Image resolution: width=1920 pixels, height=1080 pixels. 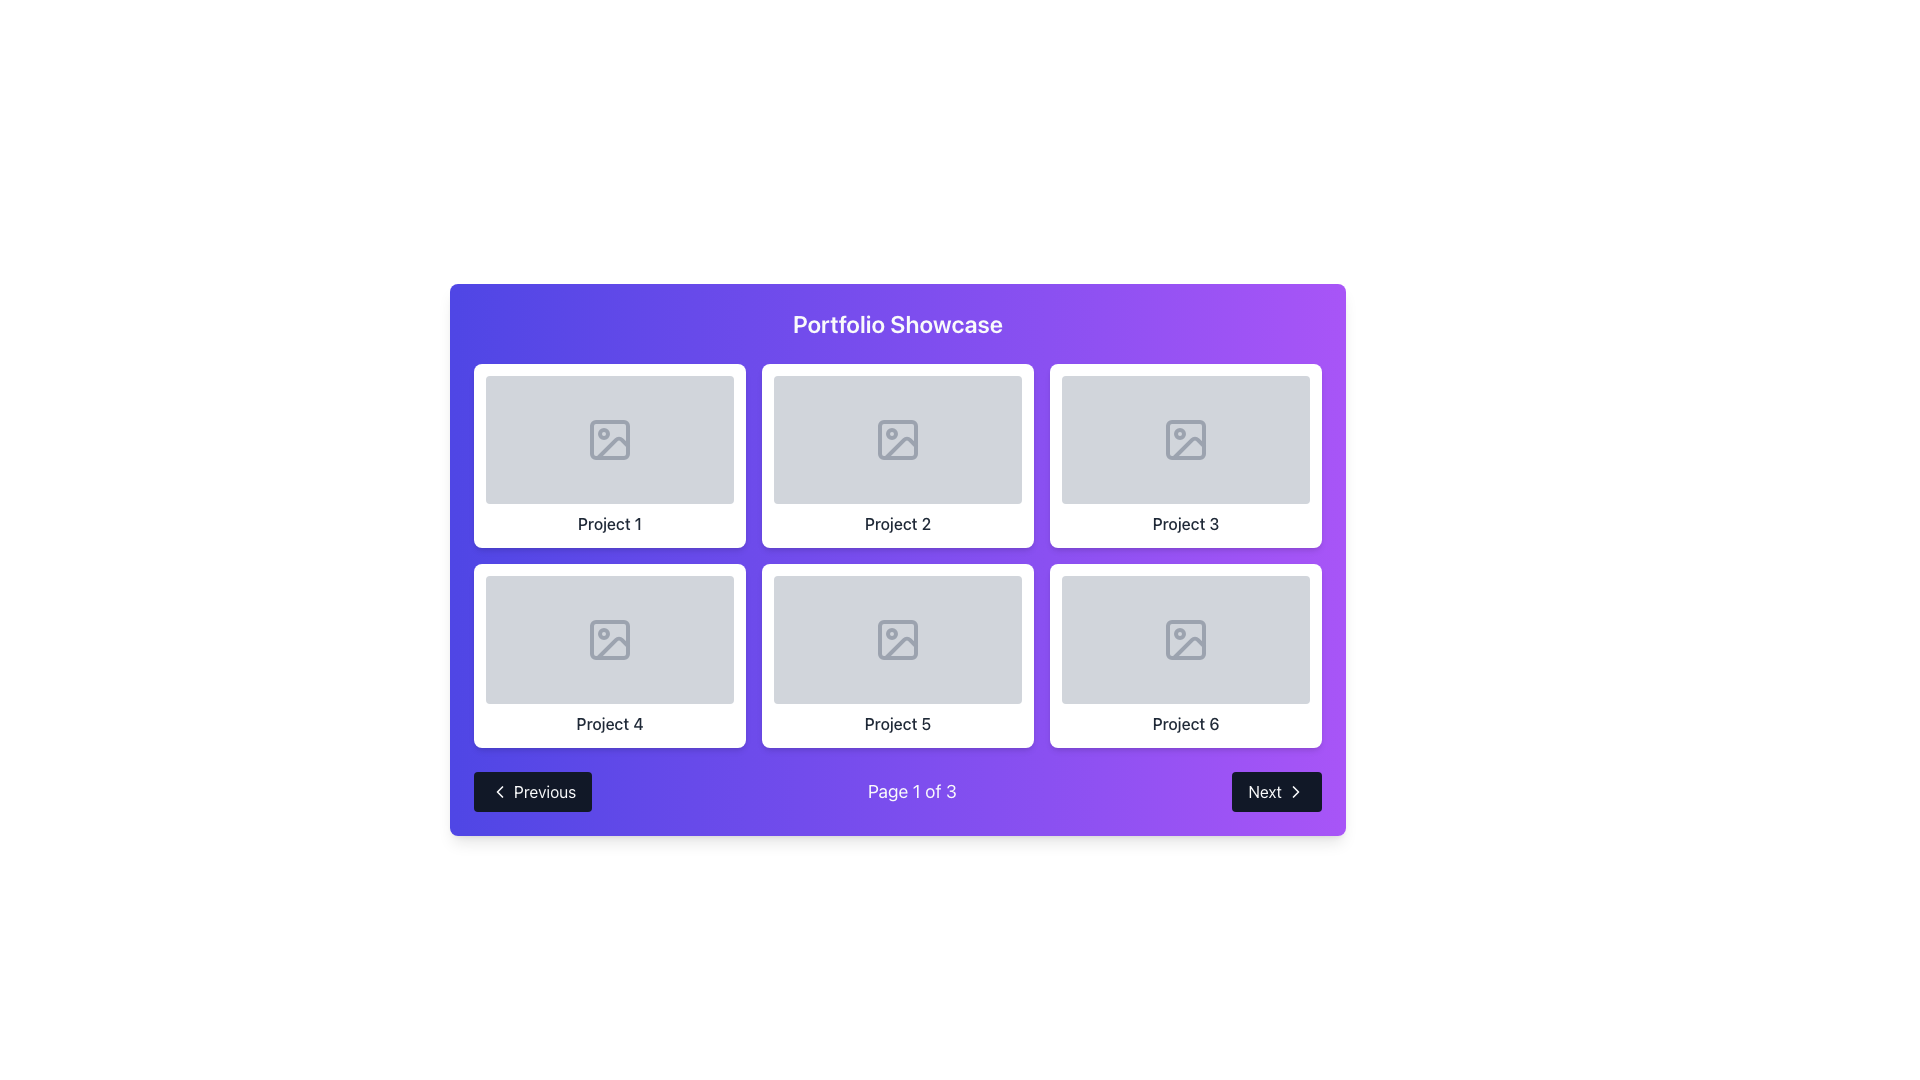 I want to click on the text label displaying 'Project 5', which is styled with a medium weight font and centered alignment, located underneath the image area of the fifth project card in the bottom-right panel of the grid layout, so click(x=896, y=724).